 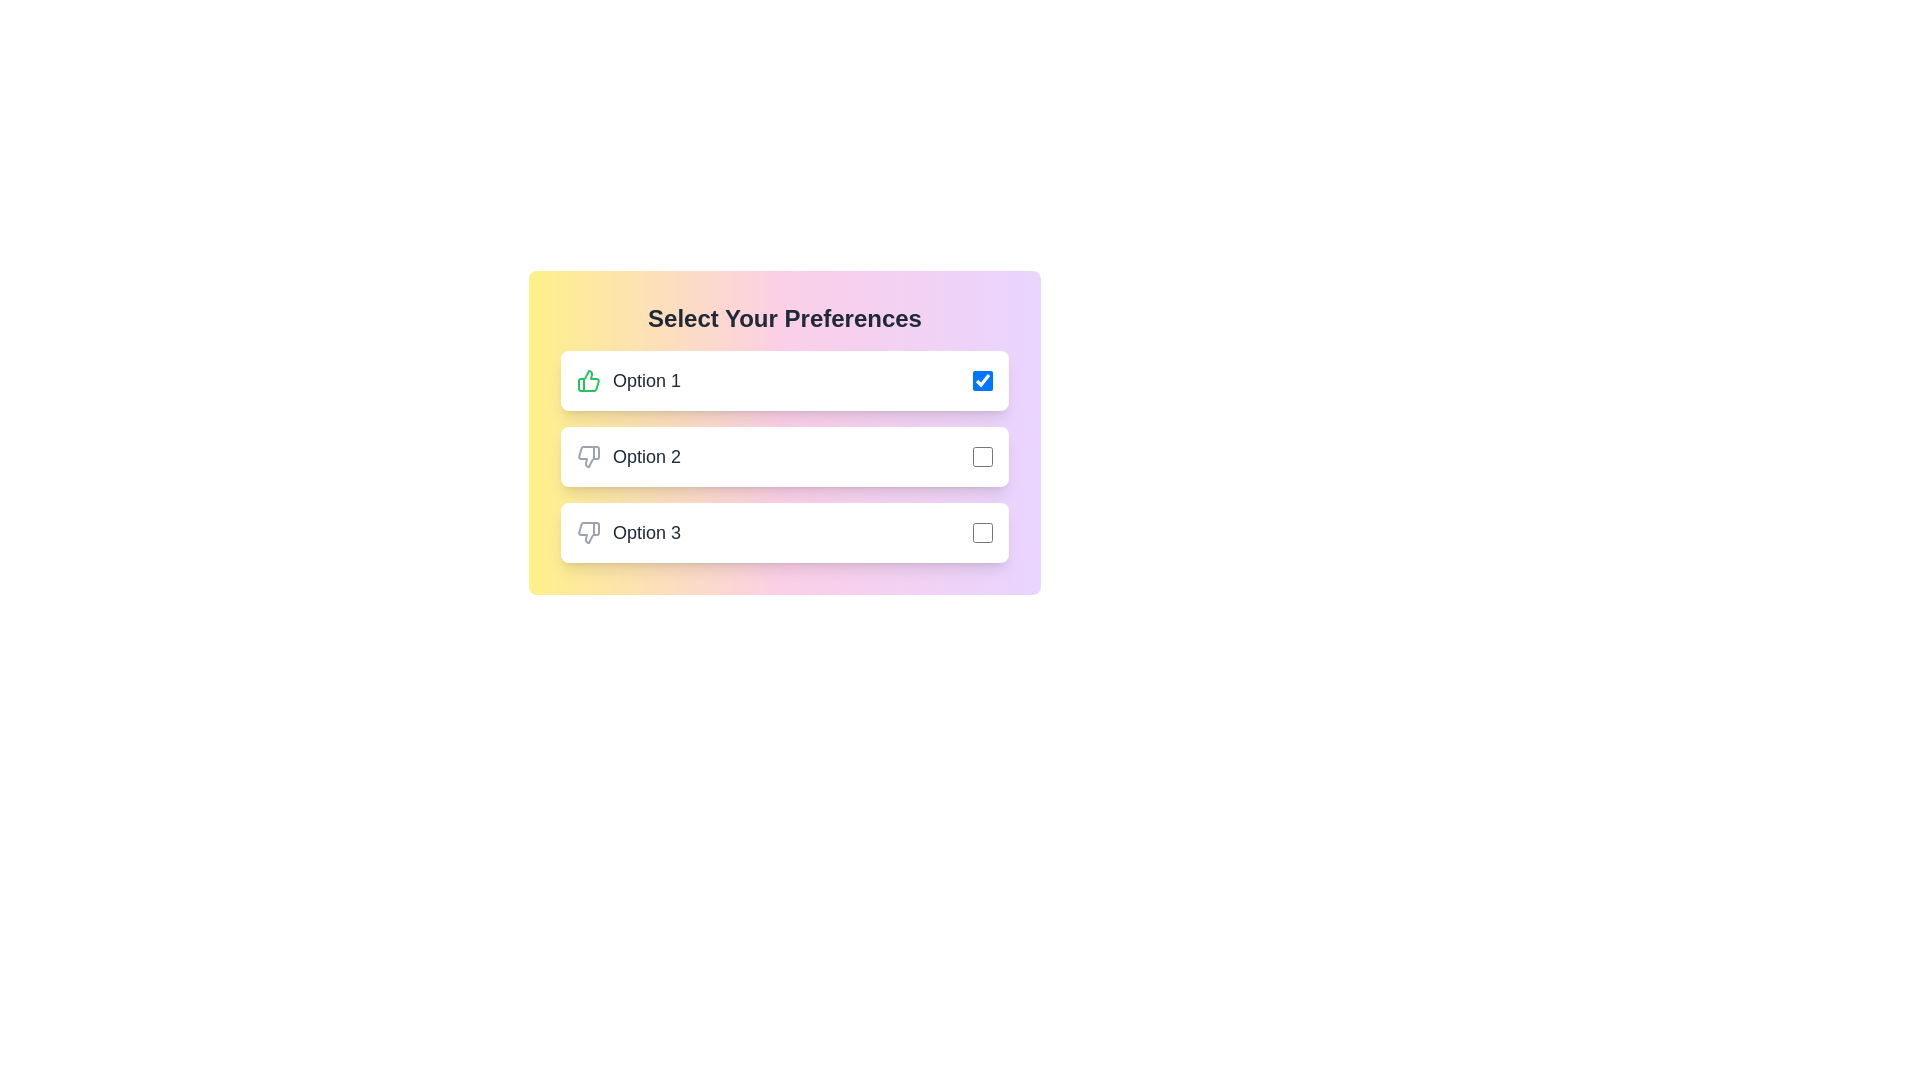 What do you see at coordinates (627, 381) in the screenshot?
I see `the first list item containing the icon and text label for 'Option 1', which is part of a selectable group within a card layout` at bounding box center [627, 381].